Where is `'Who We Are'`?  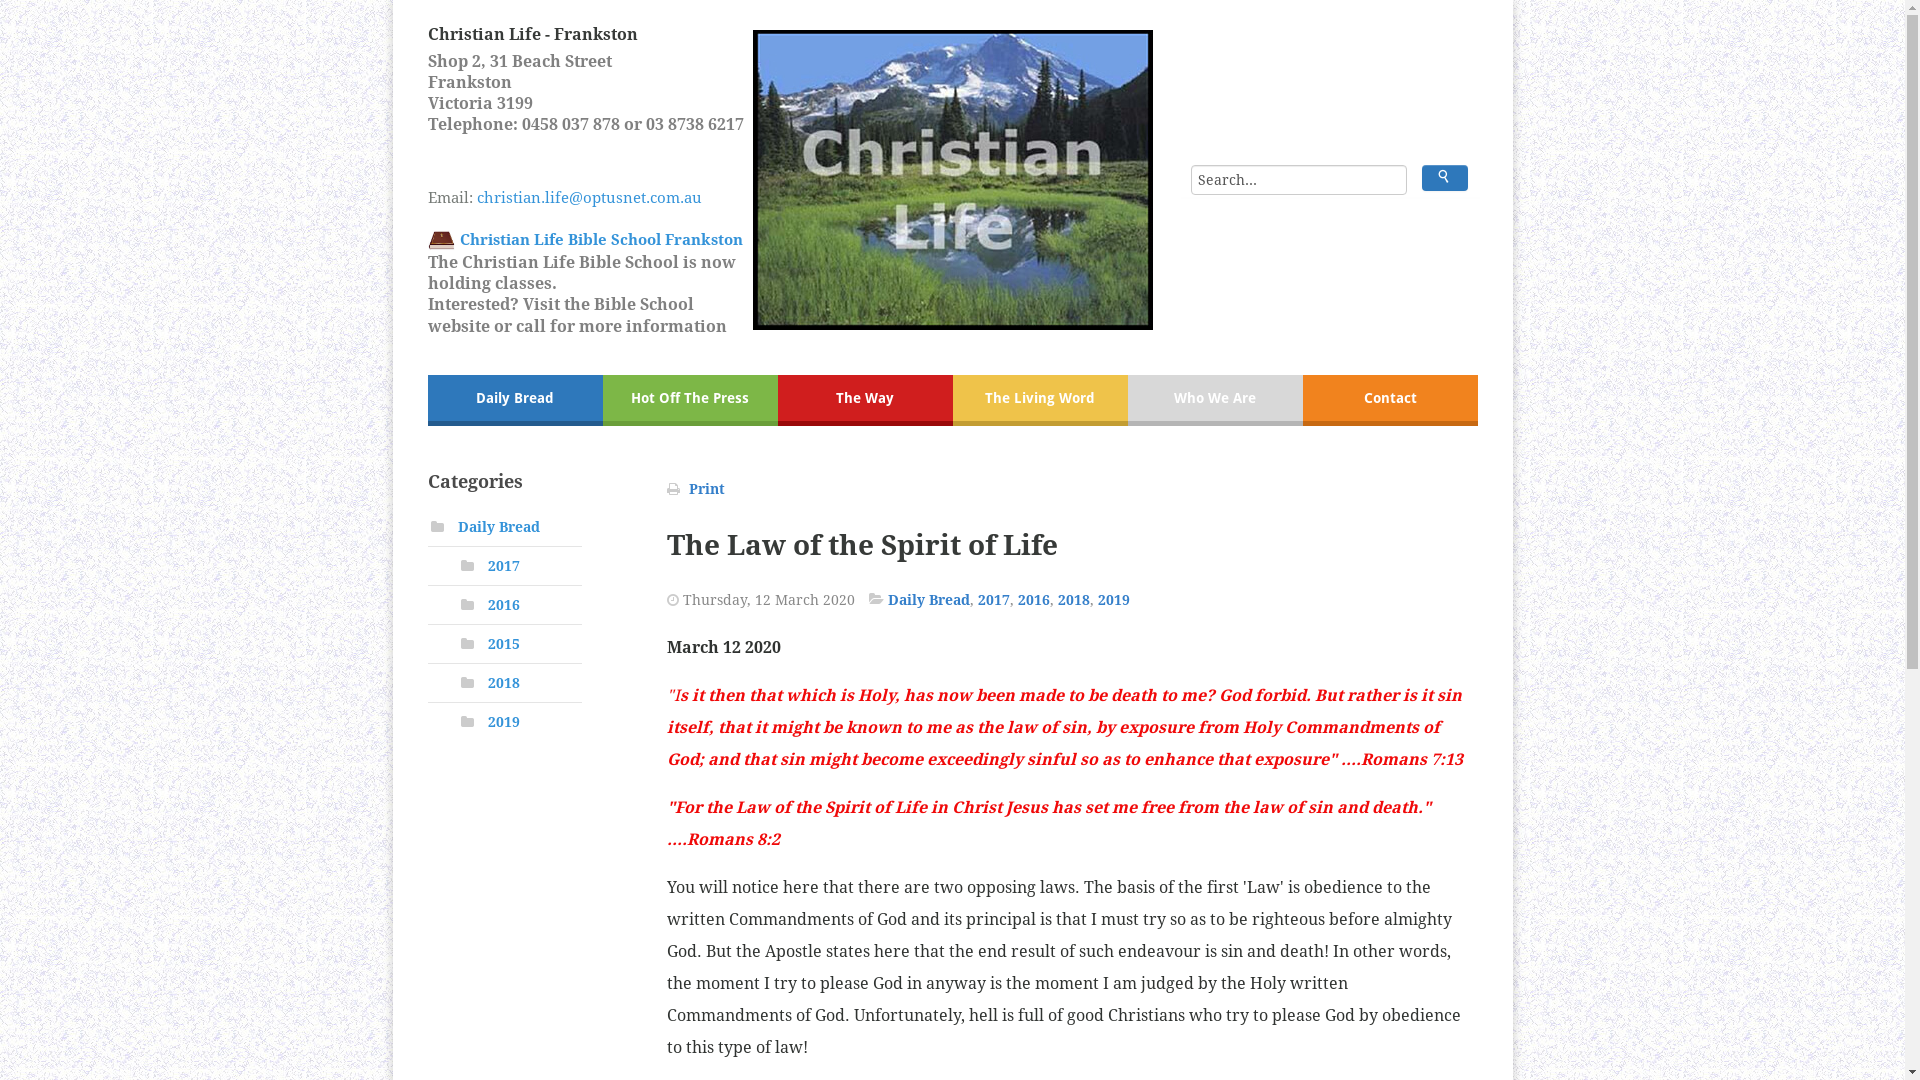
'Who We Are' is located at coordinates (1214, 400).